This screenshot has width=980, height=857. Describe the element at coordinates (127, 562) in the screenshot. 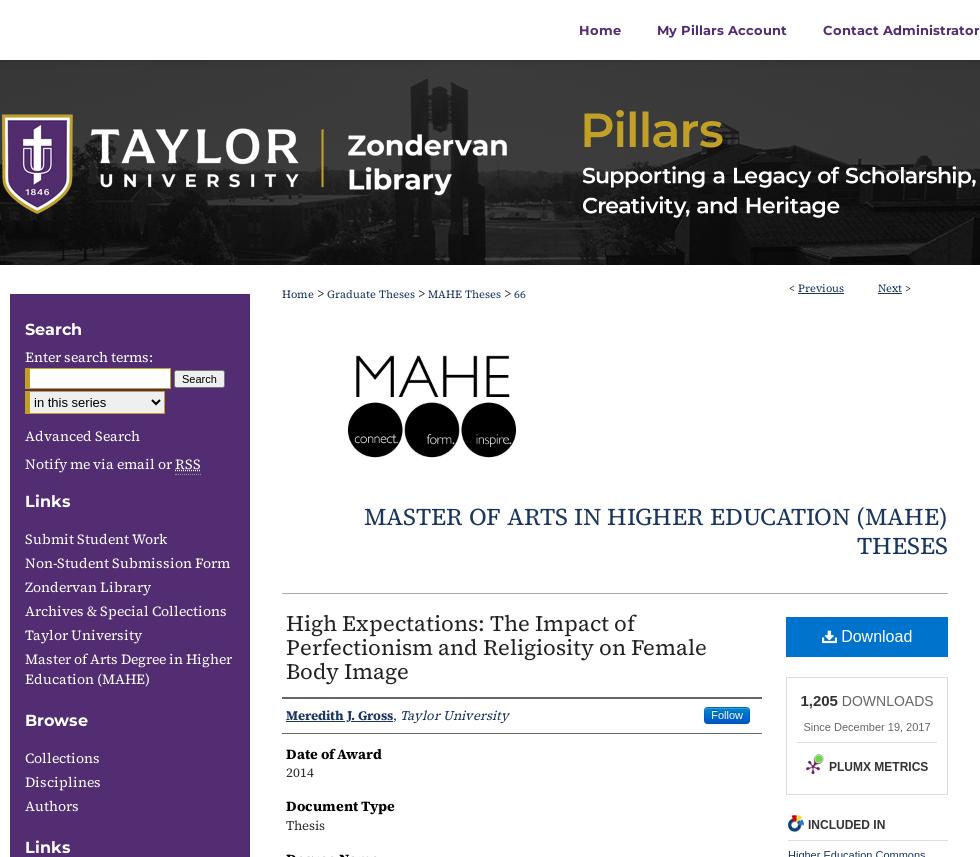

I see `'Non-Student Submission Form'` at that location.